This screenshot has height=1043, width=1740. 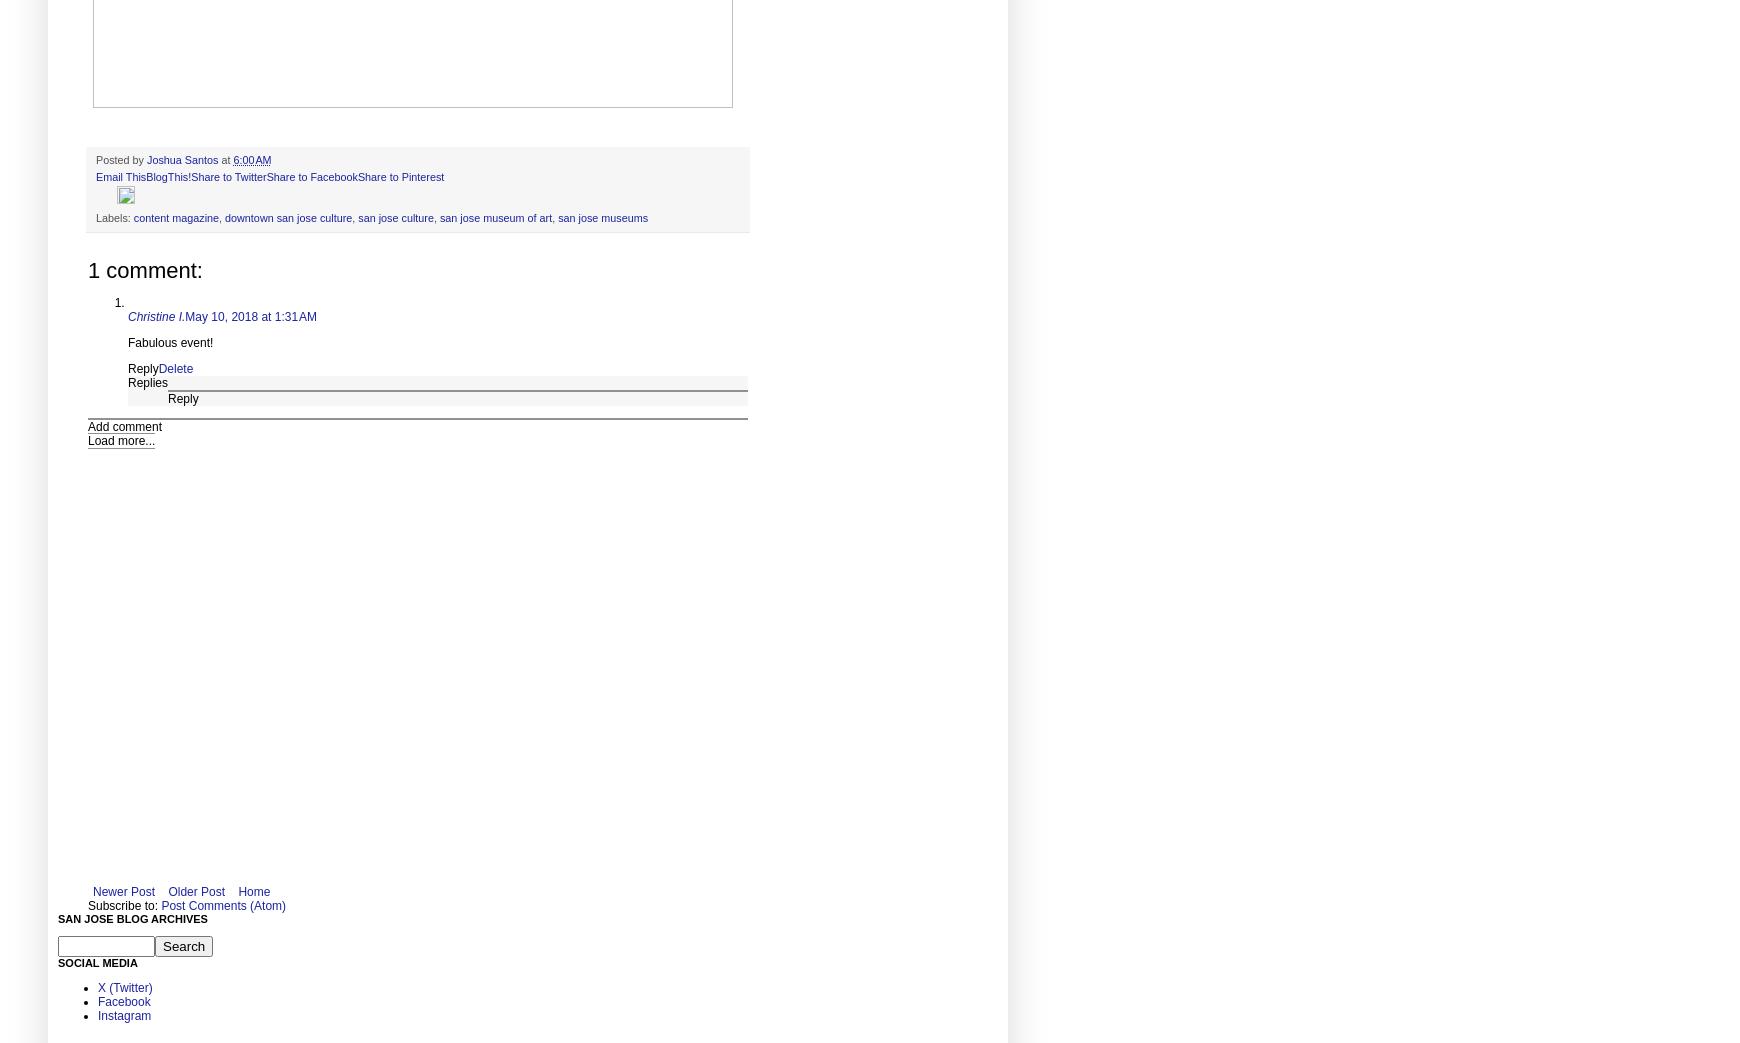 I want to click on 'Posted by', so click(x=120, y=157).